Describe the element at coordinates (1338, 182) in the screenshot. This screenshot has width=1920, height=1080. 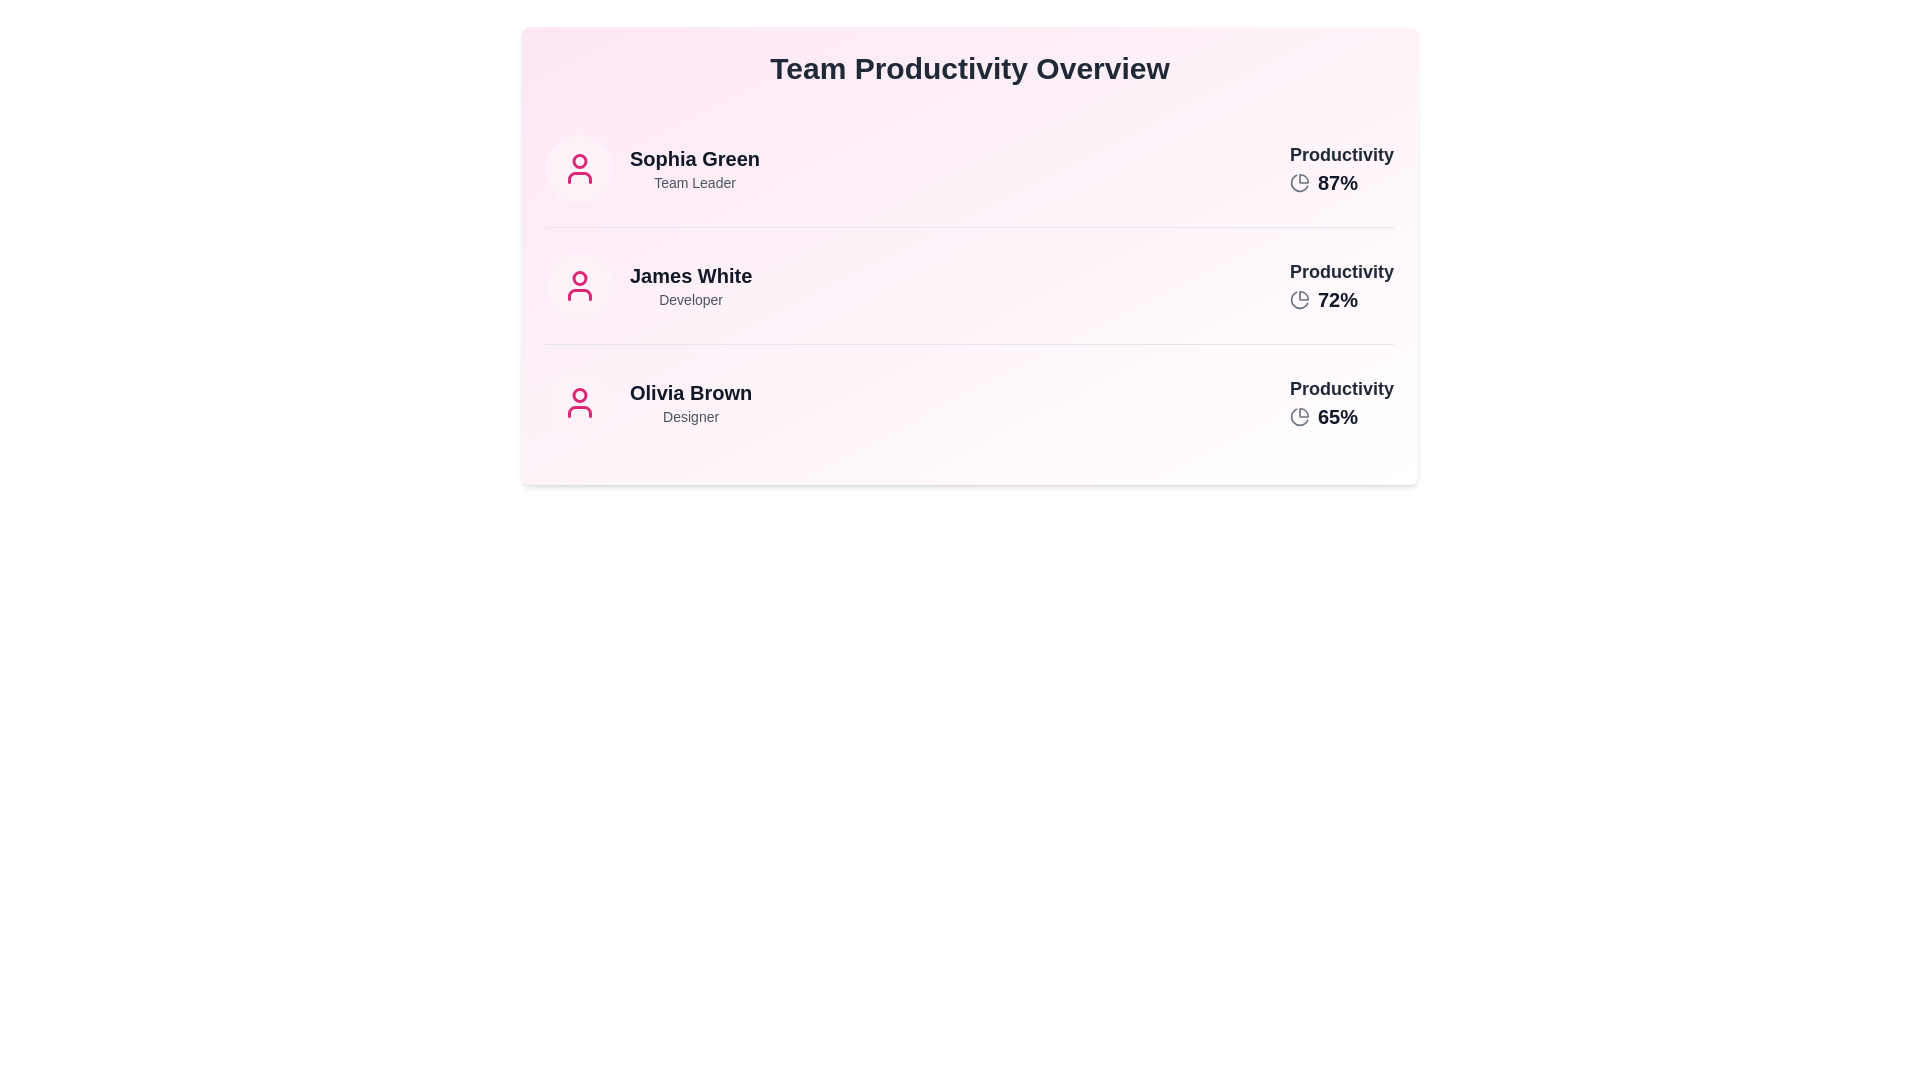
I see `the static text label displaying '87%' in bold and extra-large font, which indicates productivity information within the 'Team Productivity Overview' card` at that location.